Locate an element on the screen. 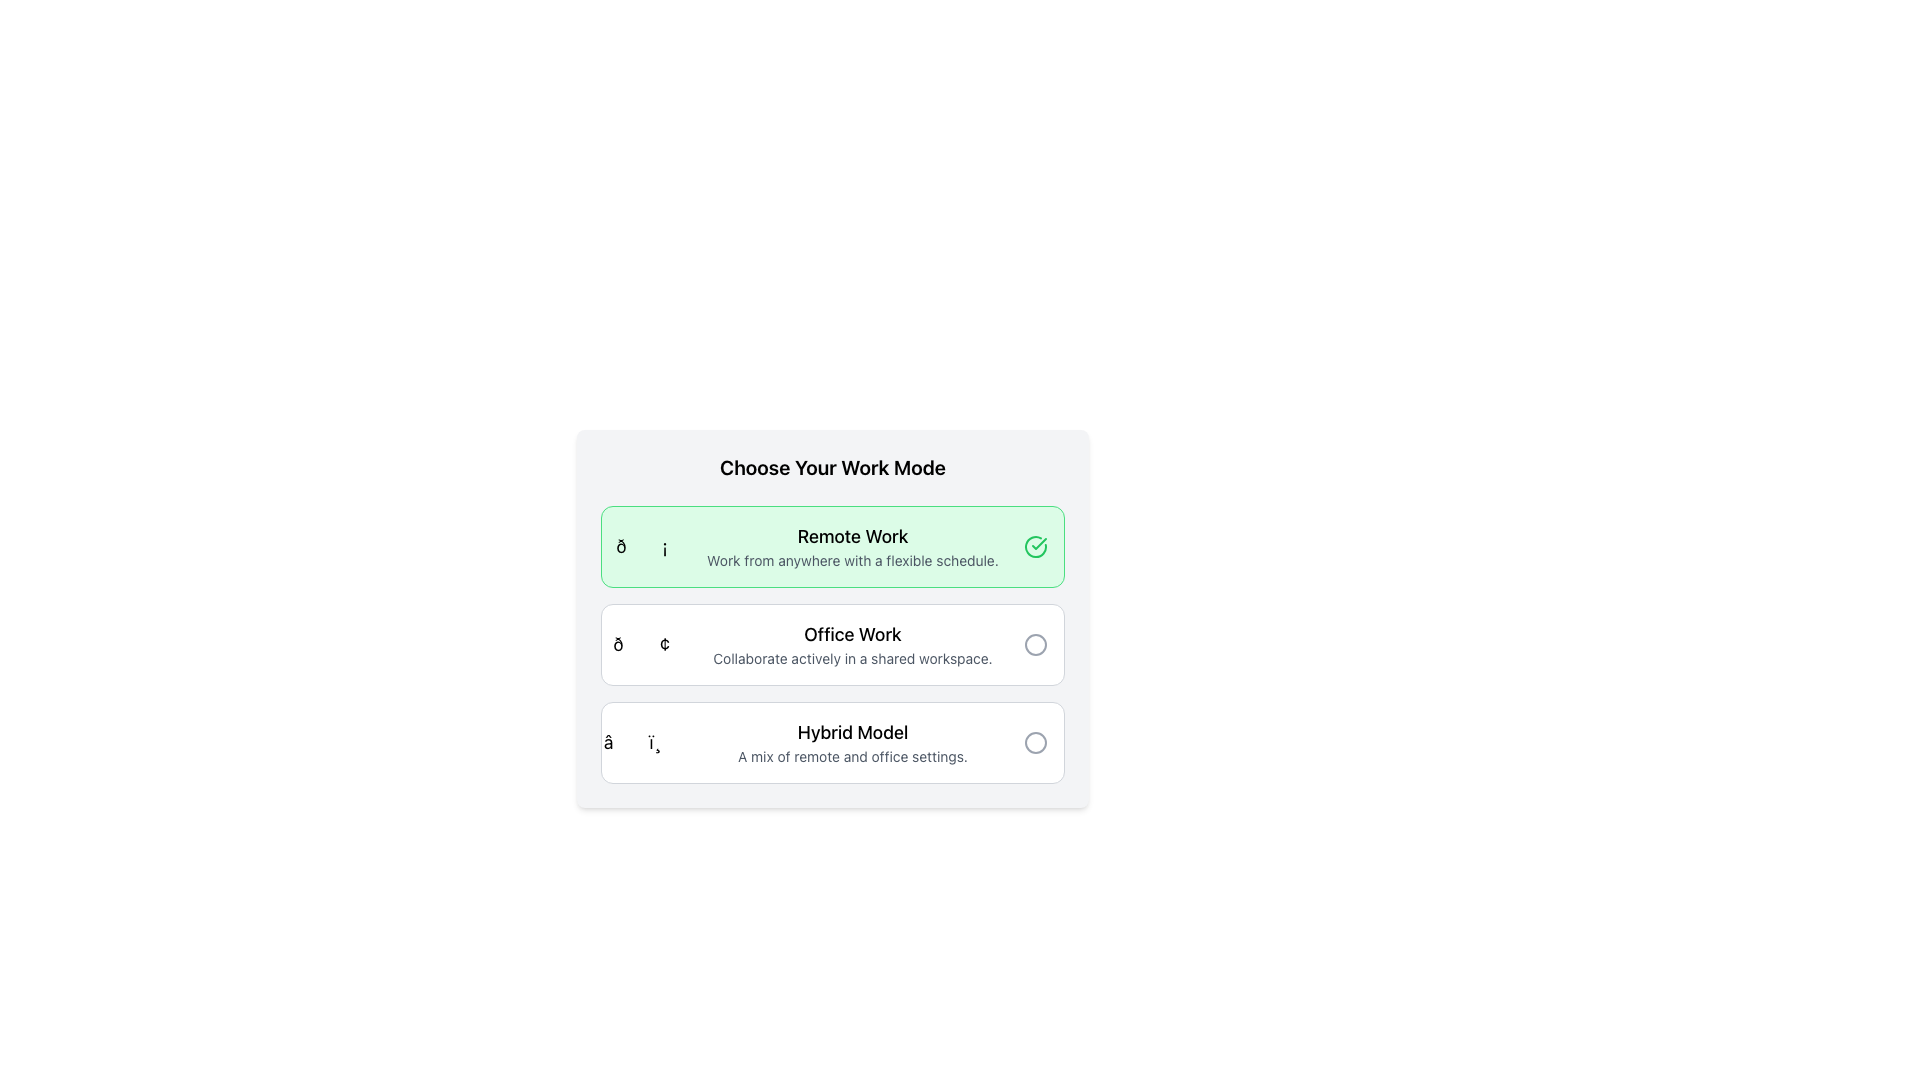 This screenshot has width=1920, height=1080. the check icon located on the far right side of the 'Remote Work' option is located at coordinates (1036, 547).